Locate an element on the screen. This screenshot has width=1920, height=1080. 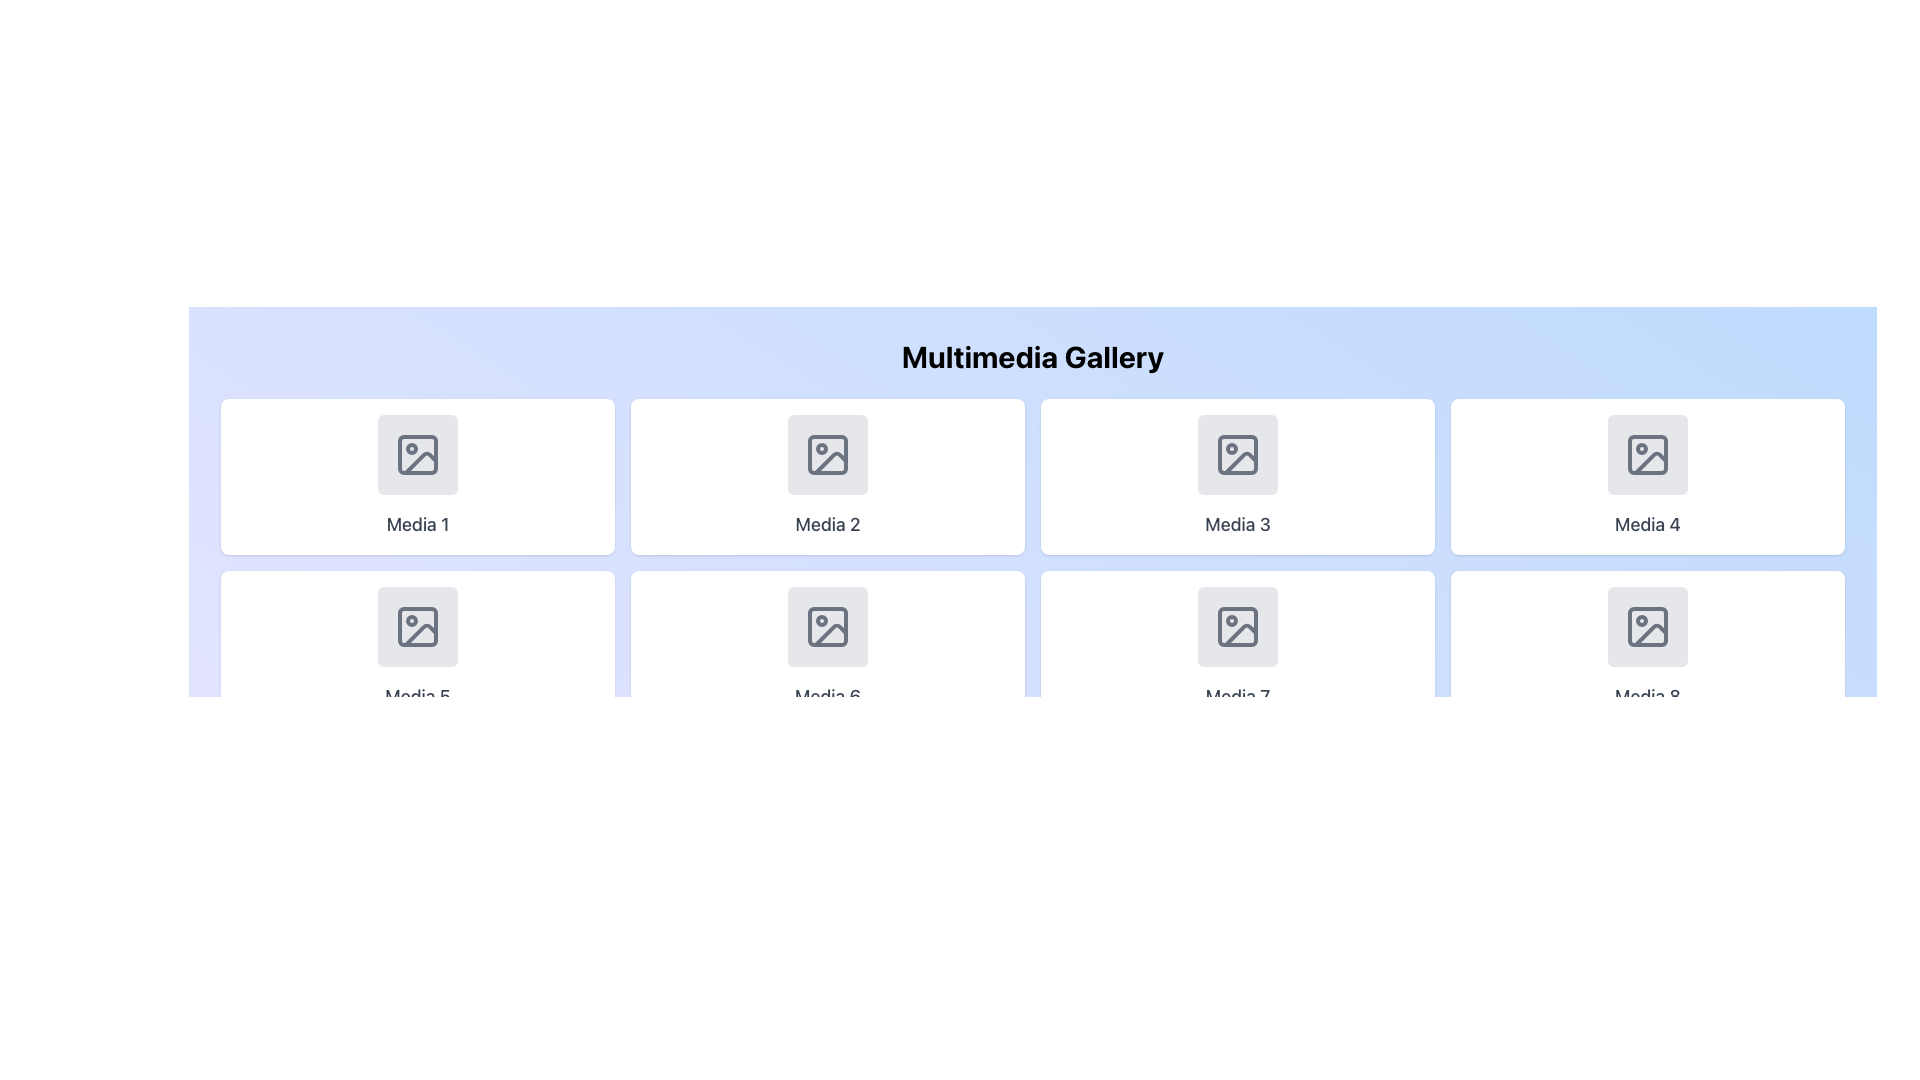
the multimedia gallery icon located in the bottom-right corner of the second row, which serves as a placeholder for a media file is located at coordinates (1647, 626).